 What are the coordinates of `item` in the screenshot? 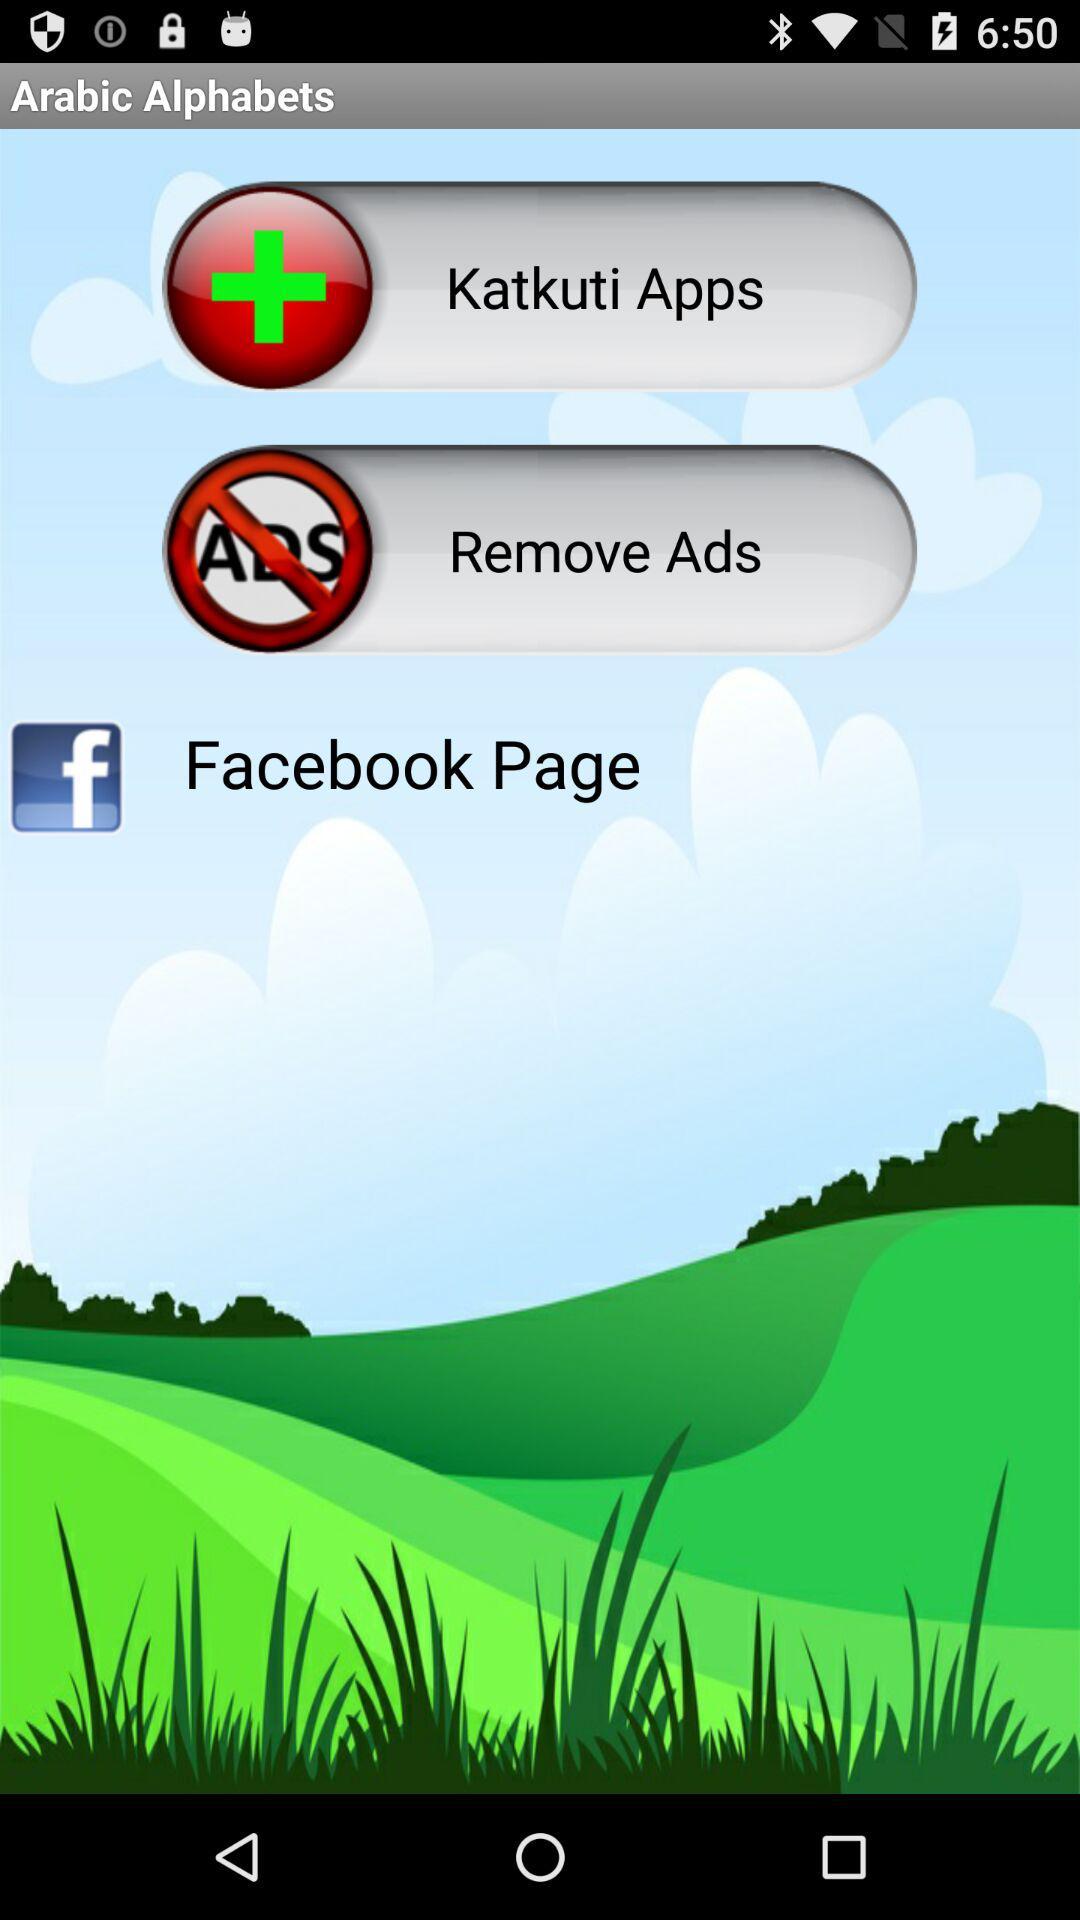 It's located at (64, 783).